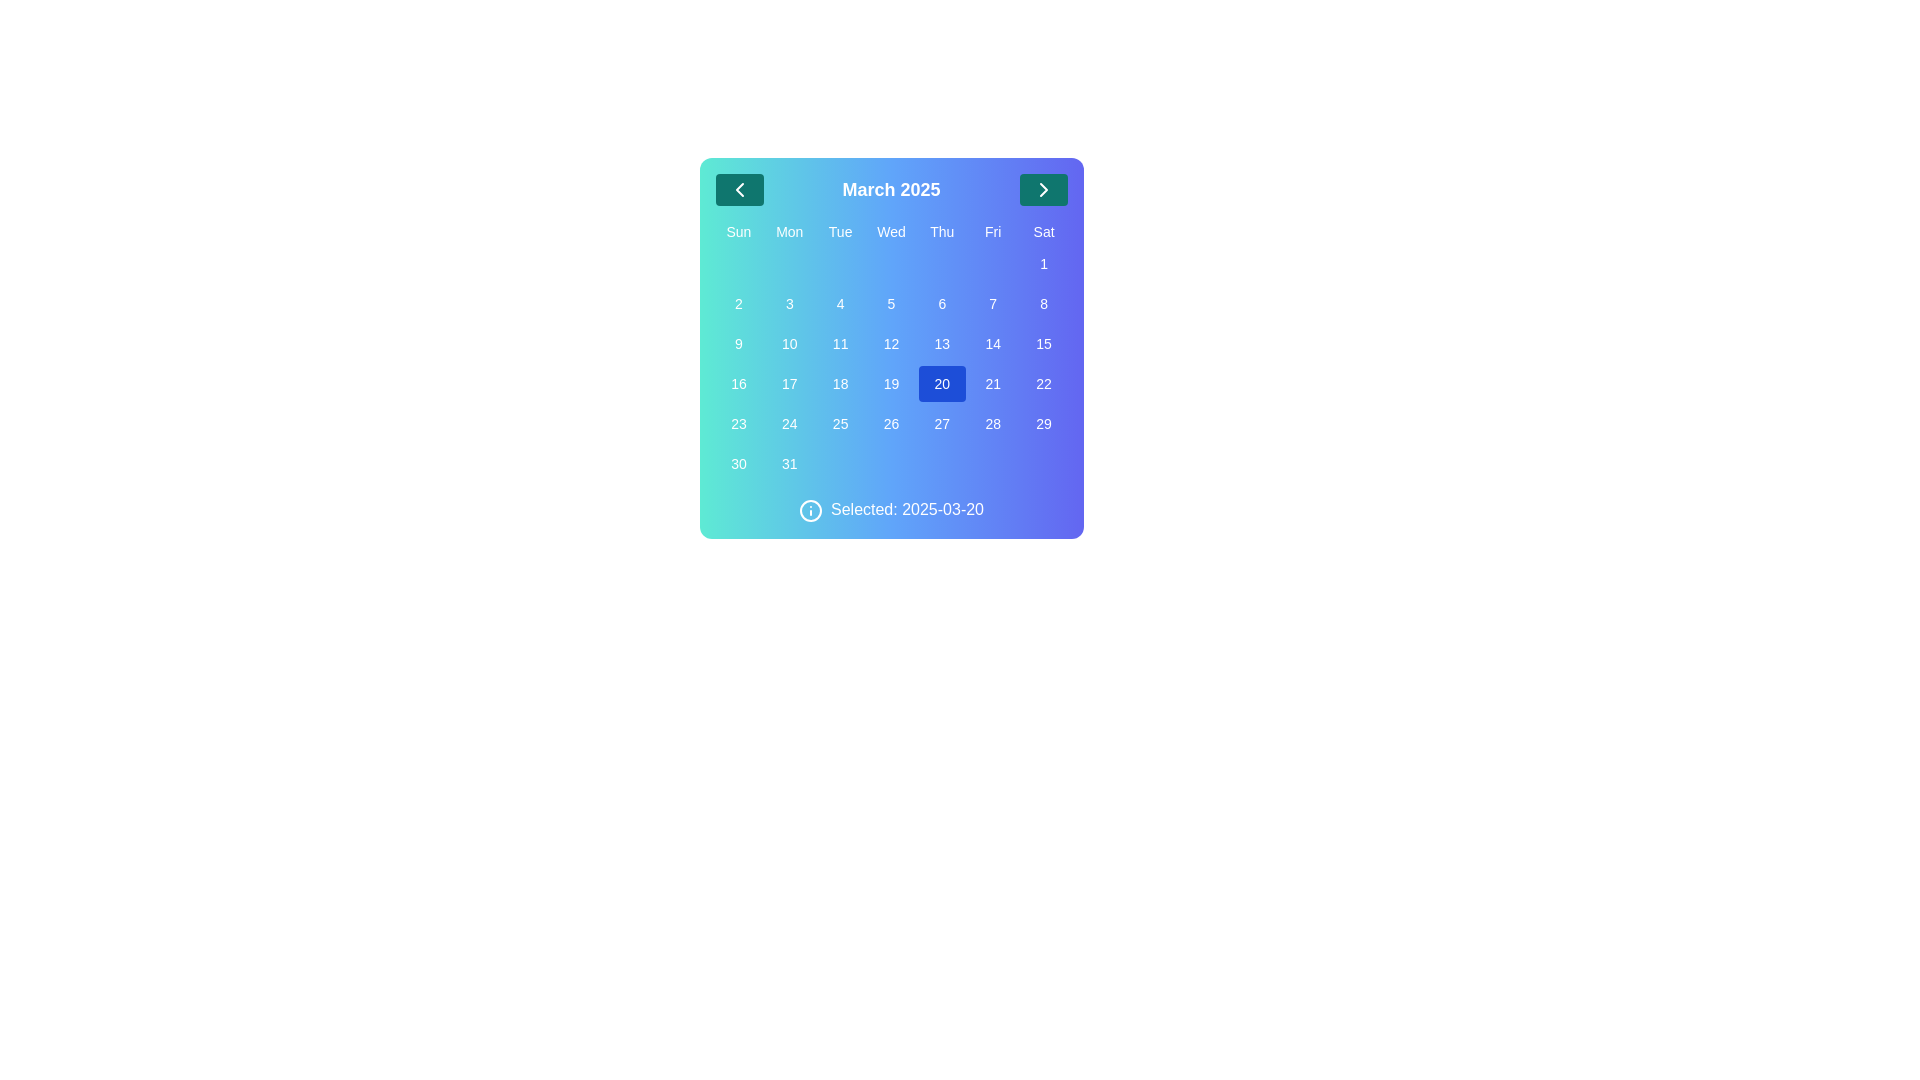  Describe the element at coordinates (840, 384) in the screenshot. I see `the selectable calendar date cell in the third row and third column under 'March 2025'` at that location.